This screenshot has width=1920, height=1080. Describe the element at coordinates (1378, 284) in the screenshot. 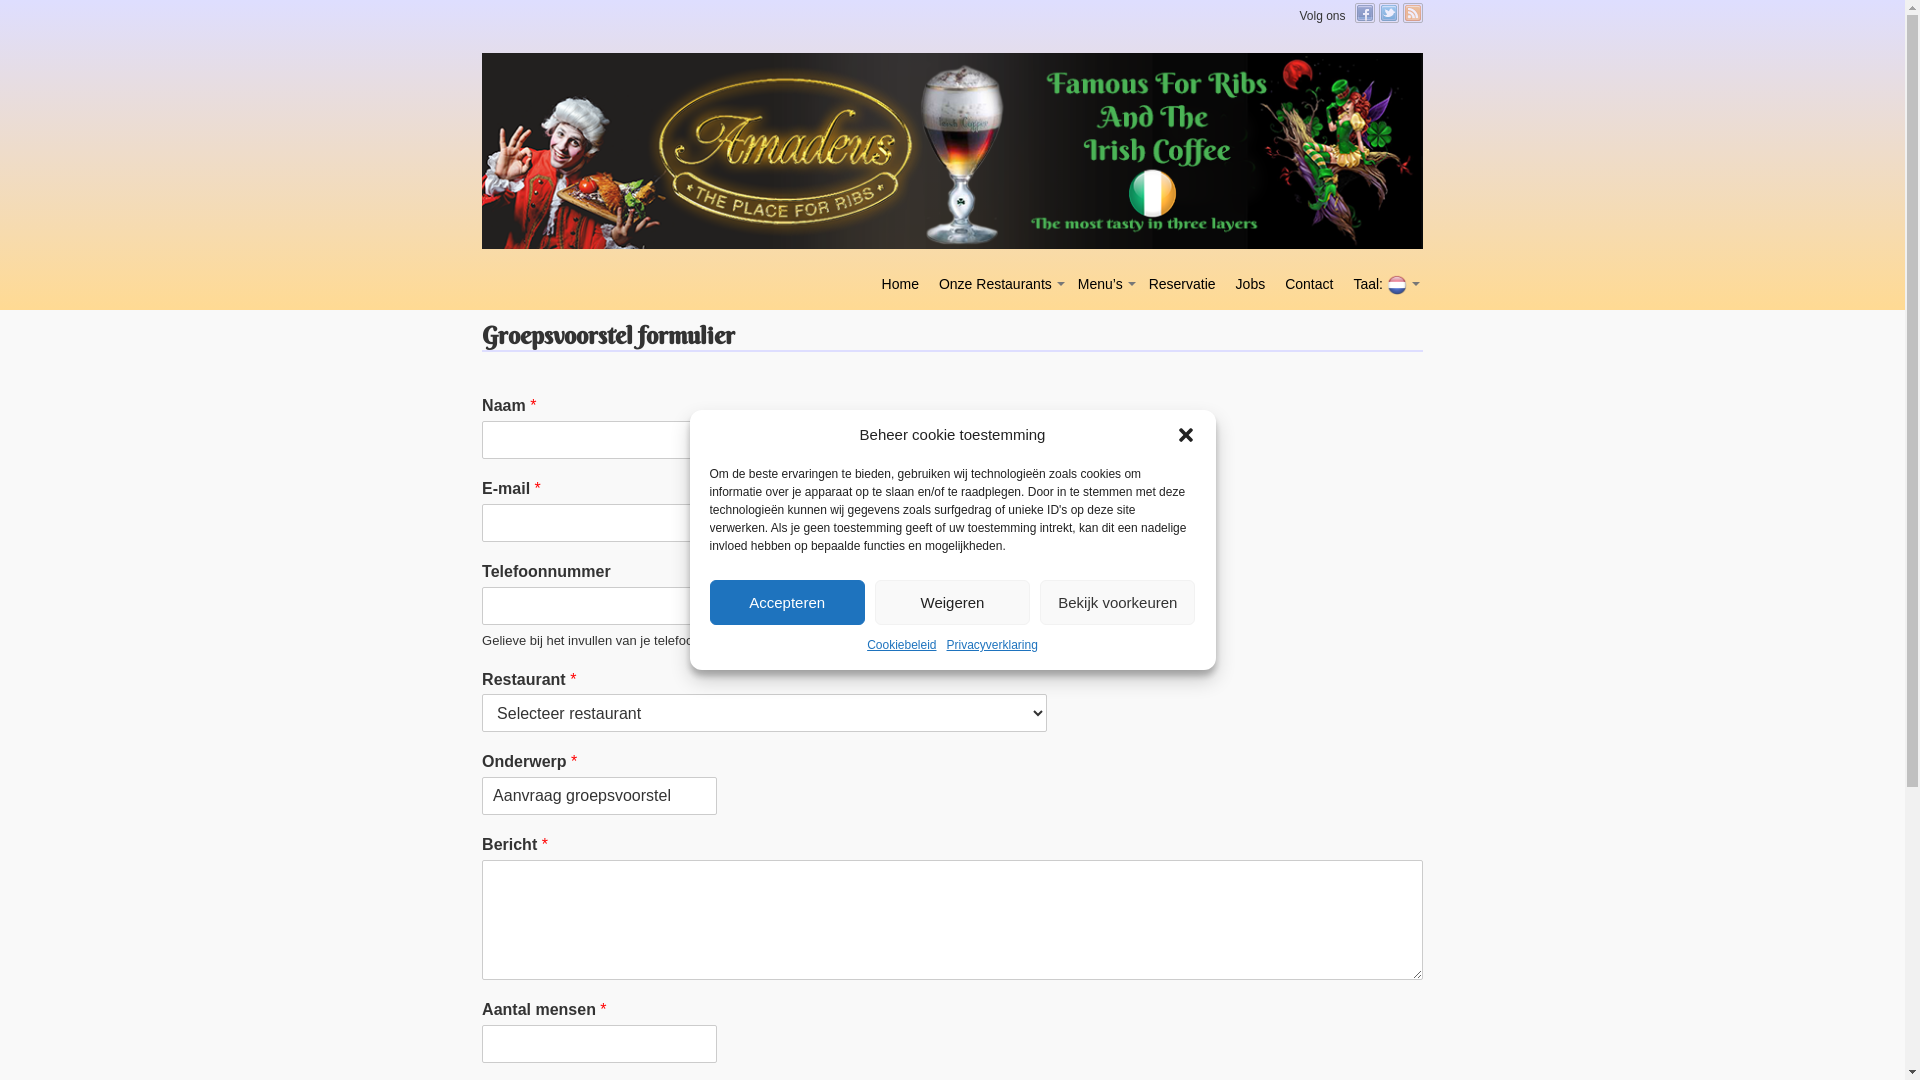

I see `'Taal: '` at that location.